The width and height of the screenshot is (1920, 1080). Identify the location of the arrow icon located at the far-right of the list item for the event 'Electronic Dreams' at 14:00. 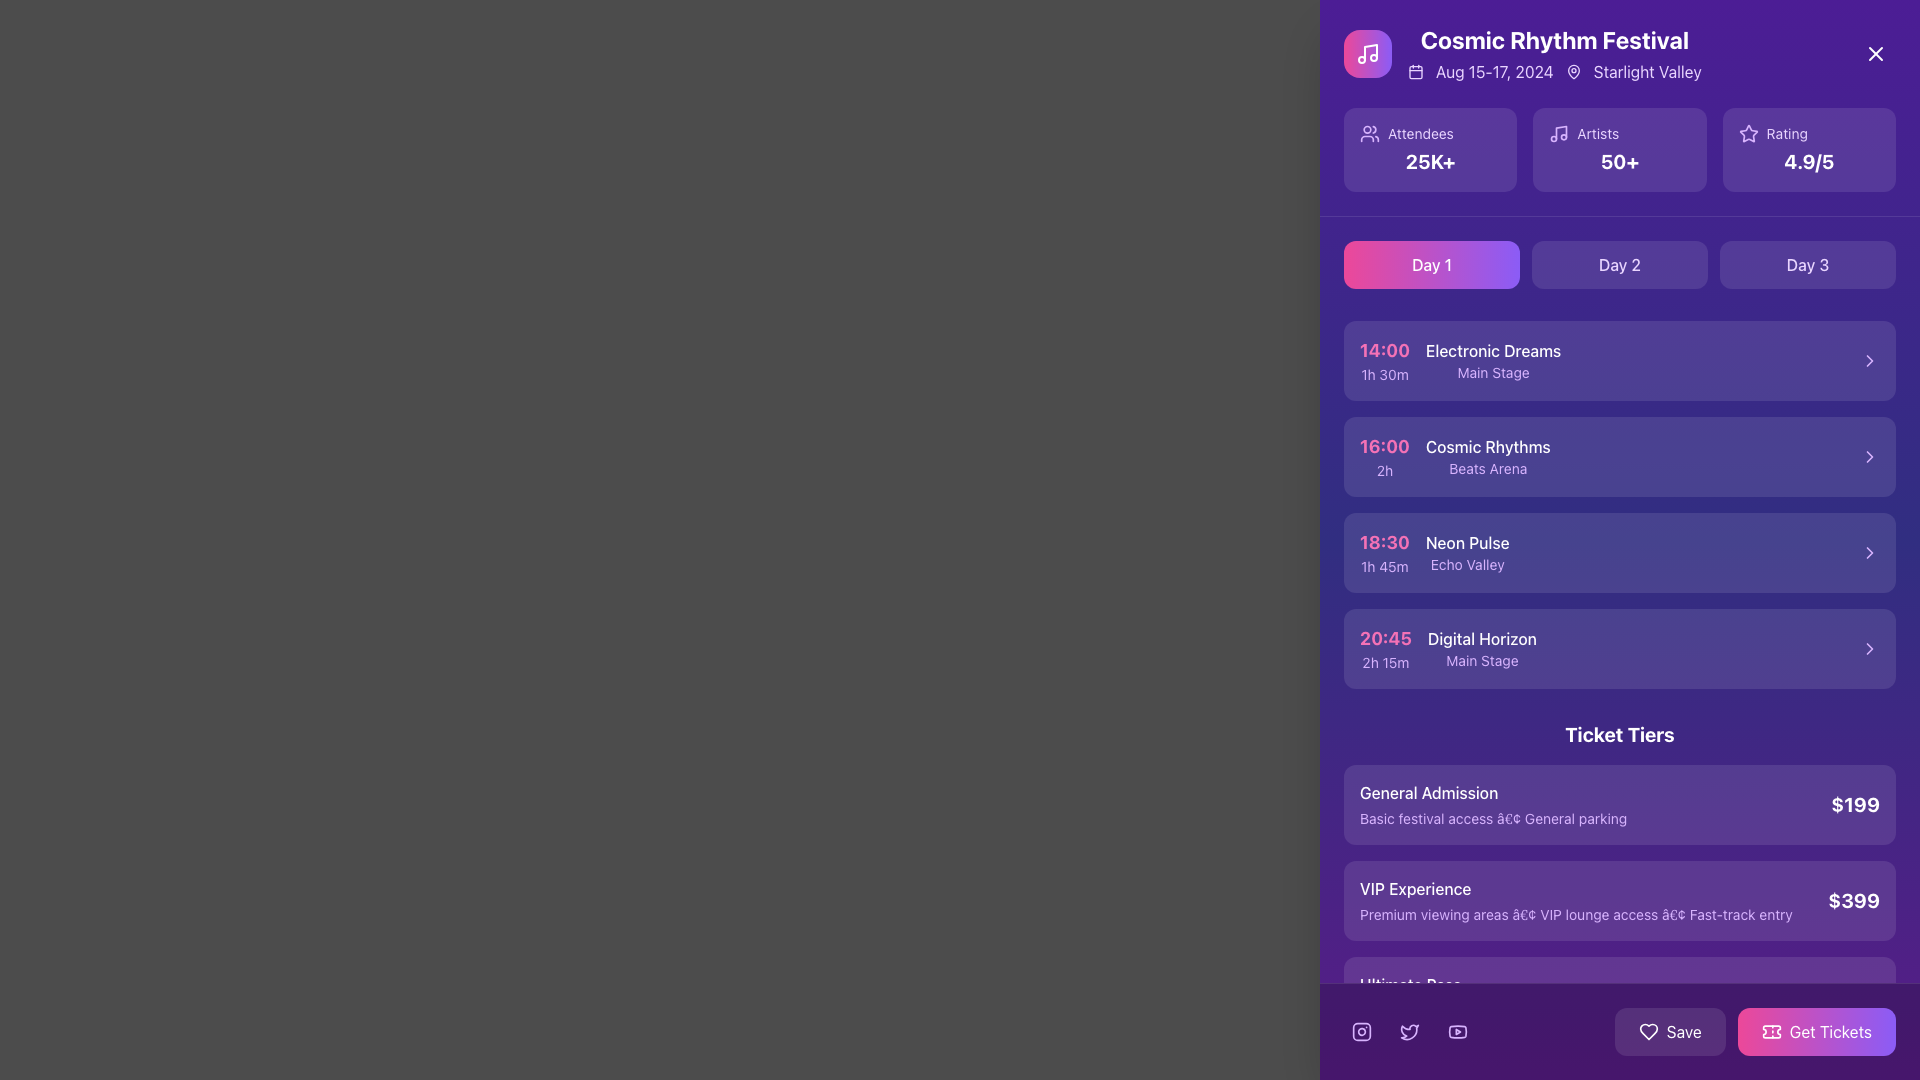
(1869, 361).